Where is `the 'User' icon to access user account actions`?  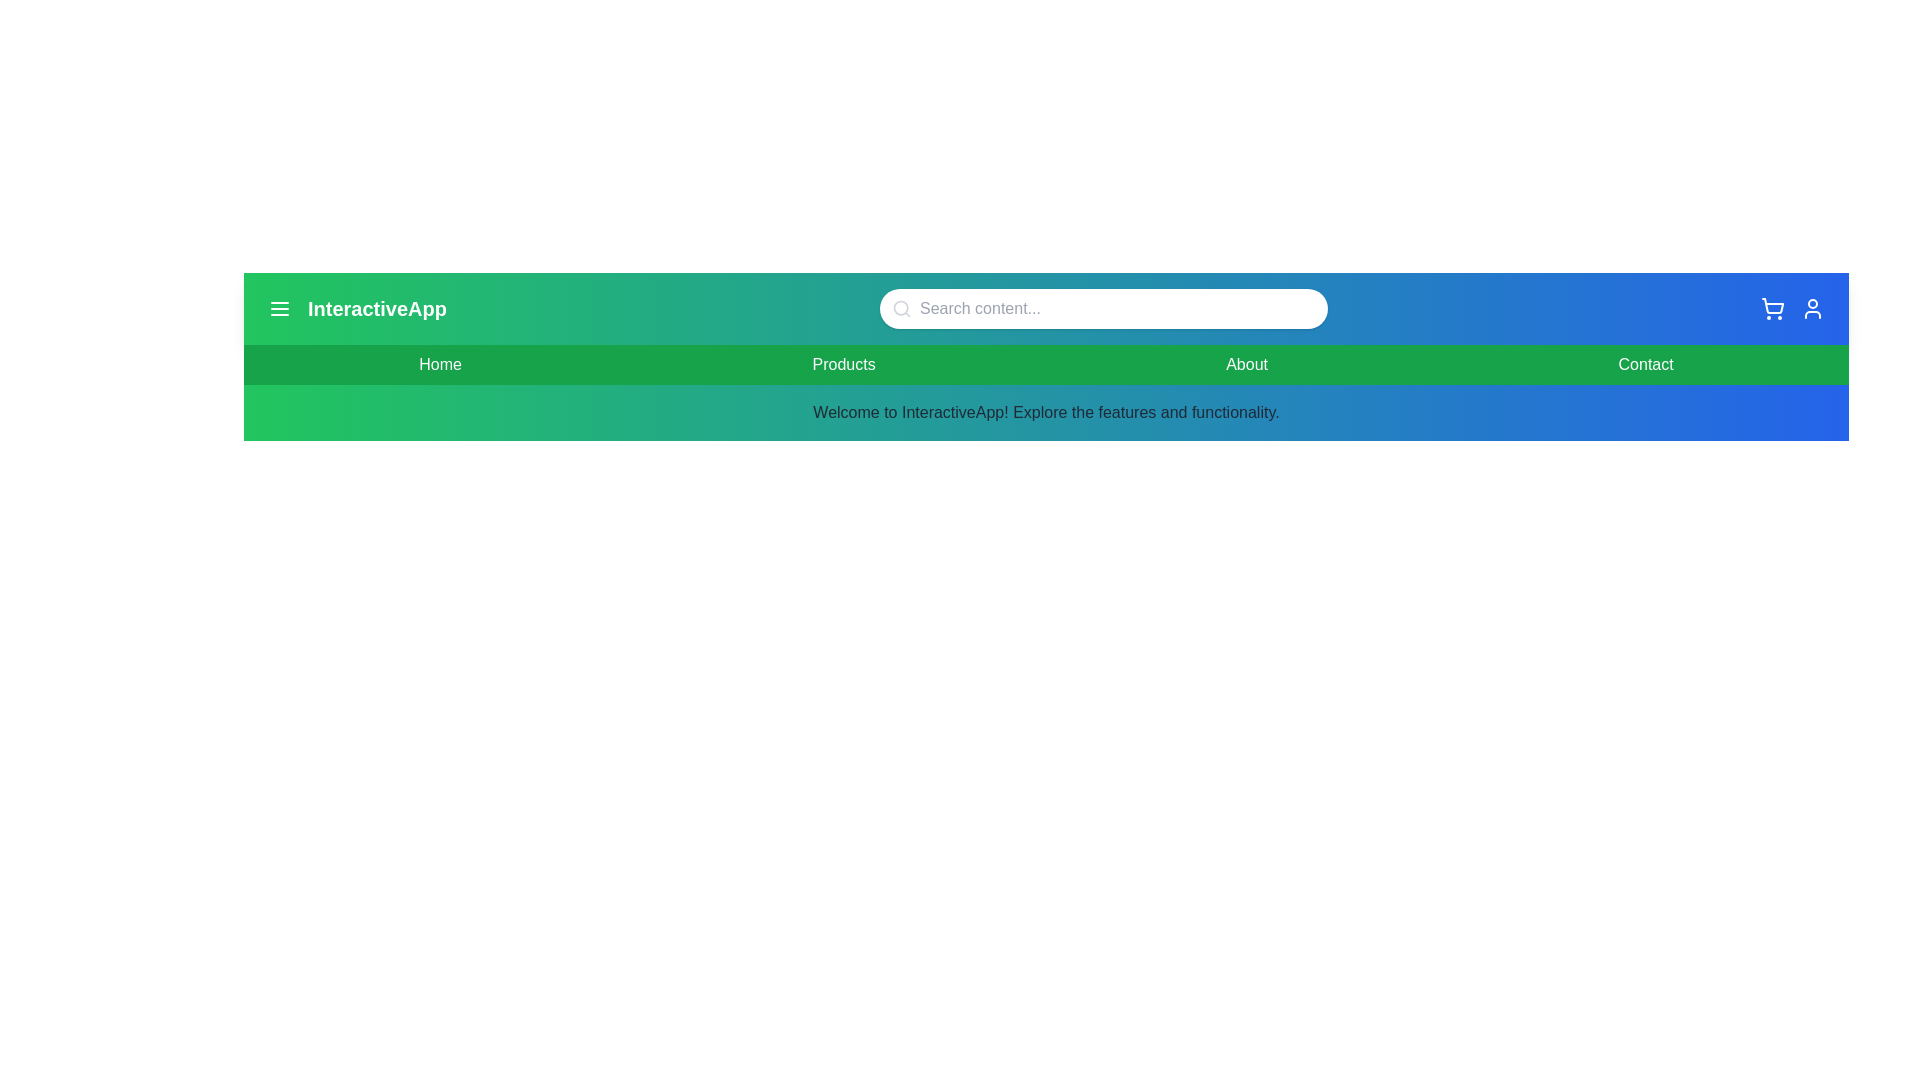
the 'User' icon to access user account actions is located at coordinates (1813, 308).